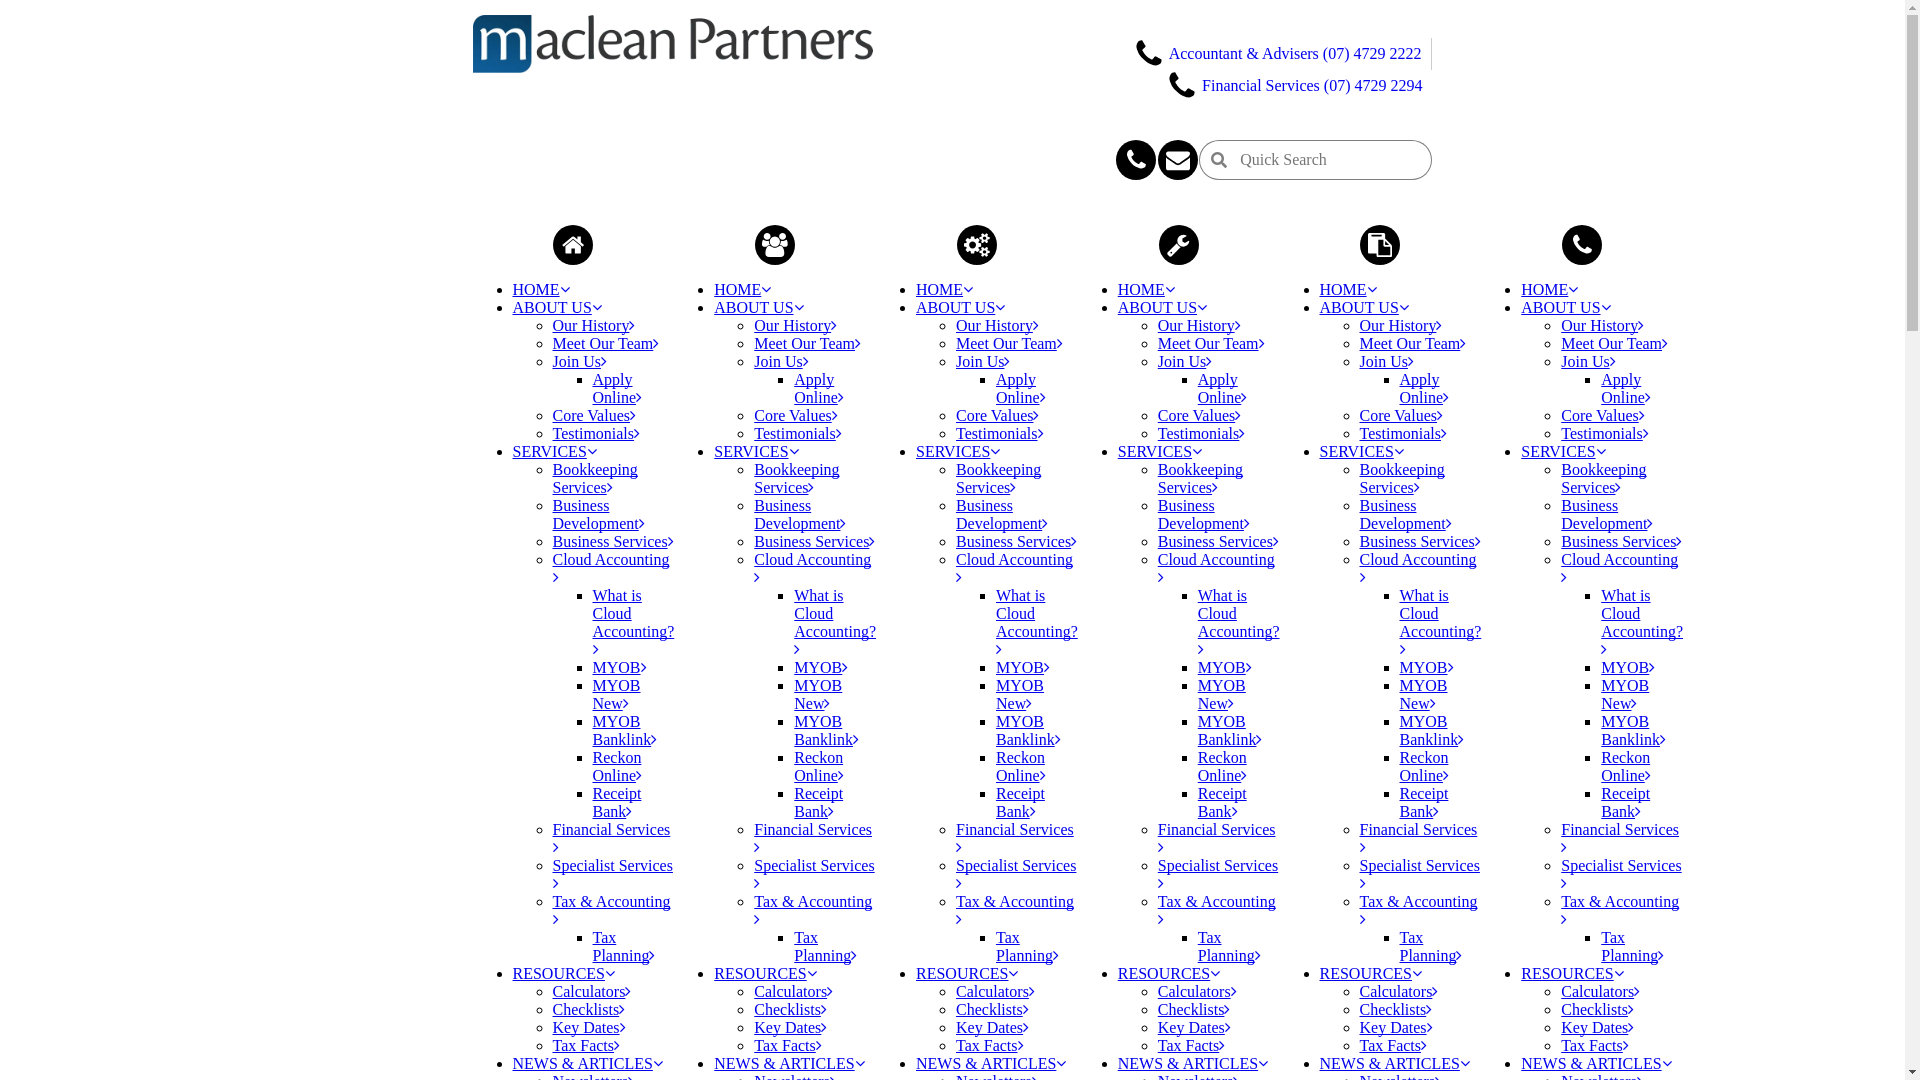 The image size is (1920, 1080). Describe the element at coordinates (752, 873) in the screenshot. I see `'Specialist Services'` at that location.